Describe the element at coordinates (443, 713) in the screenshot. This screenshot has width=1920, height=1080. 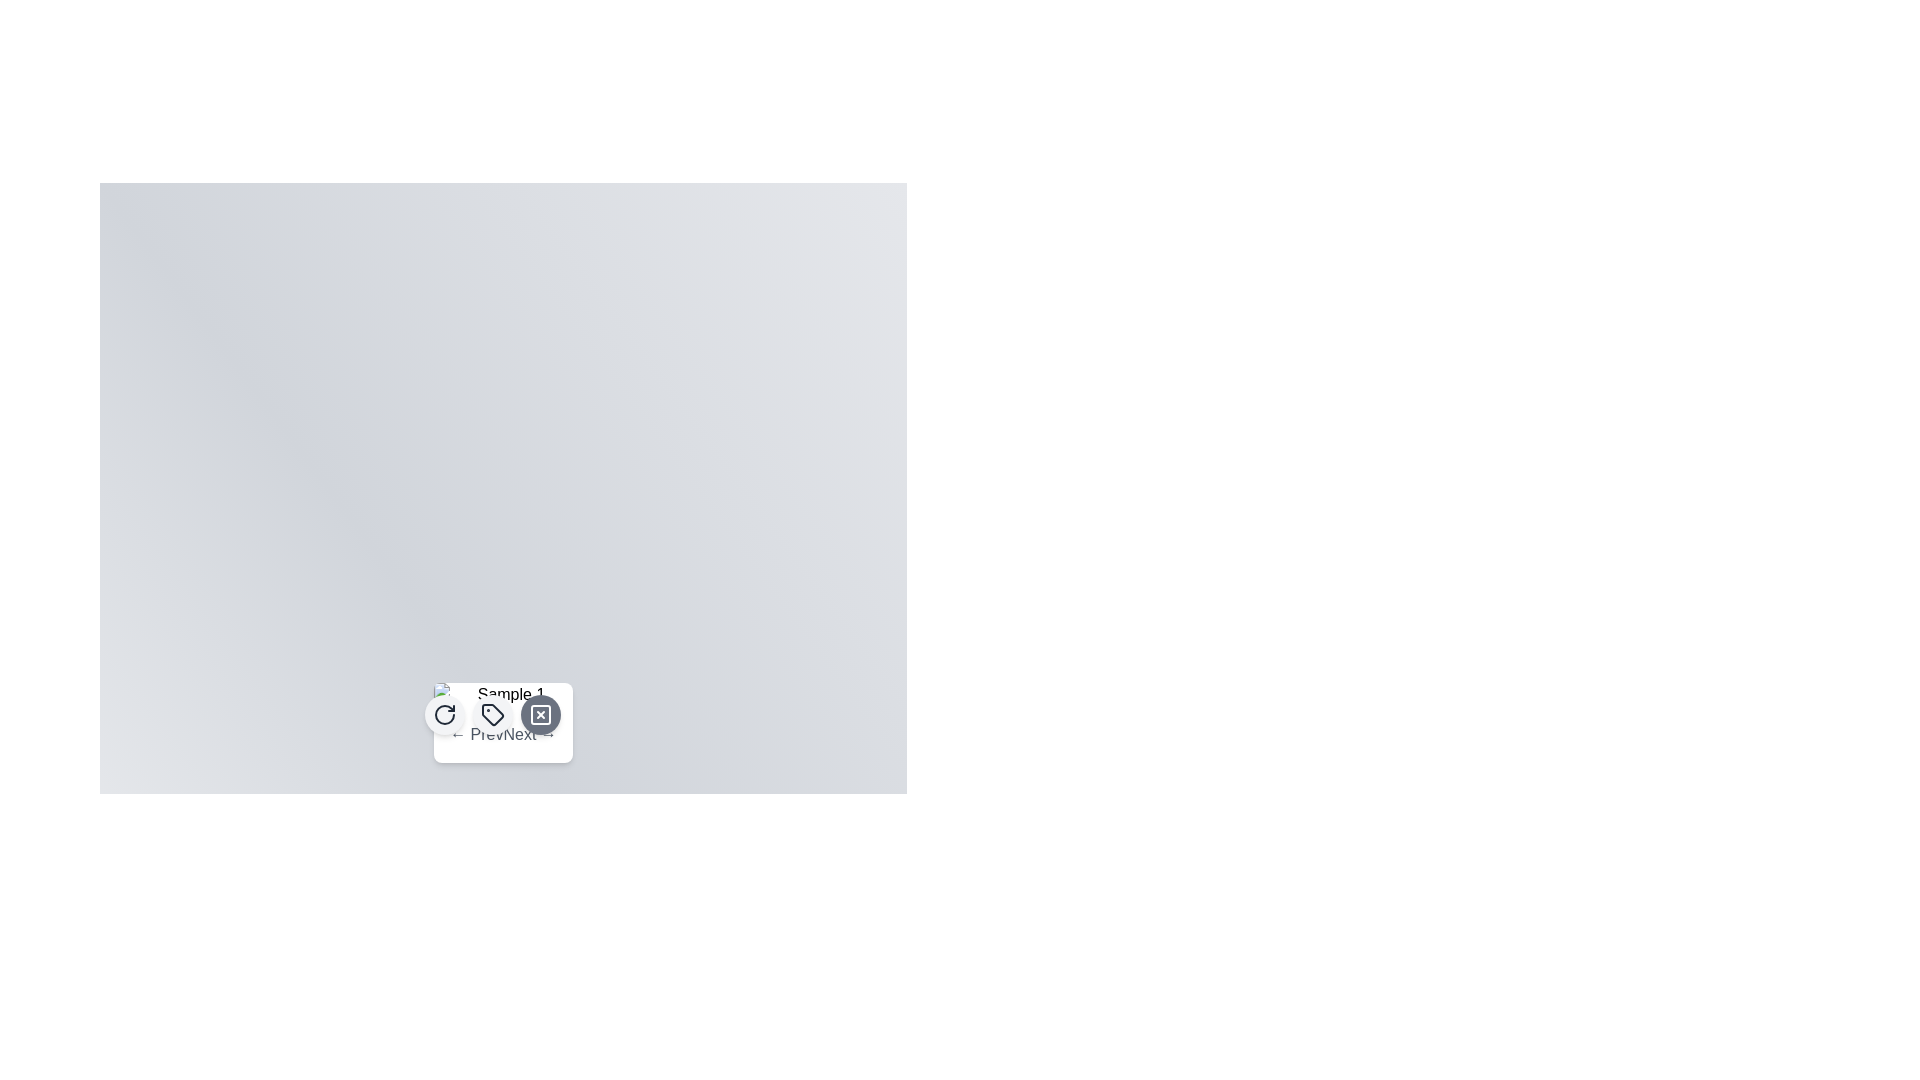
I see `the refresh button with an icon located at the top-right section of the submenu` at that location.